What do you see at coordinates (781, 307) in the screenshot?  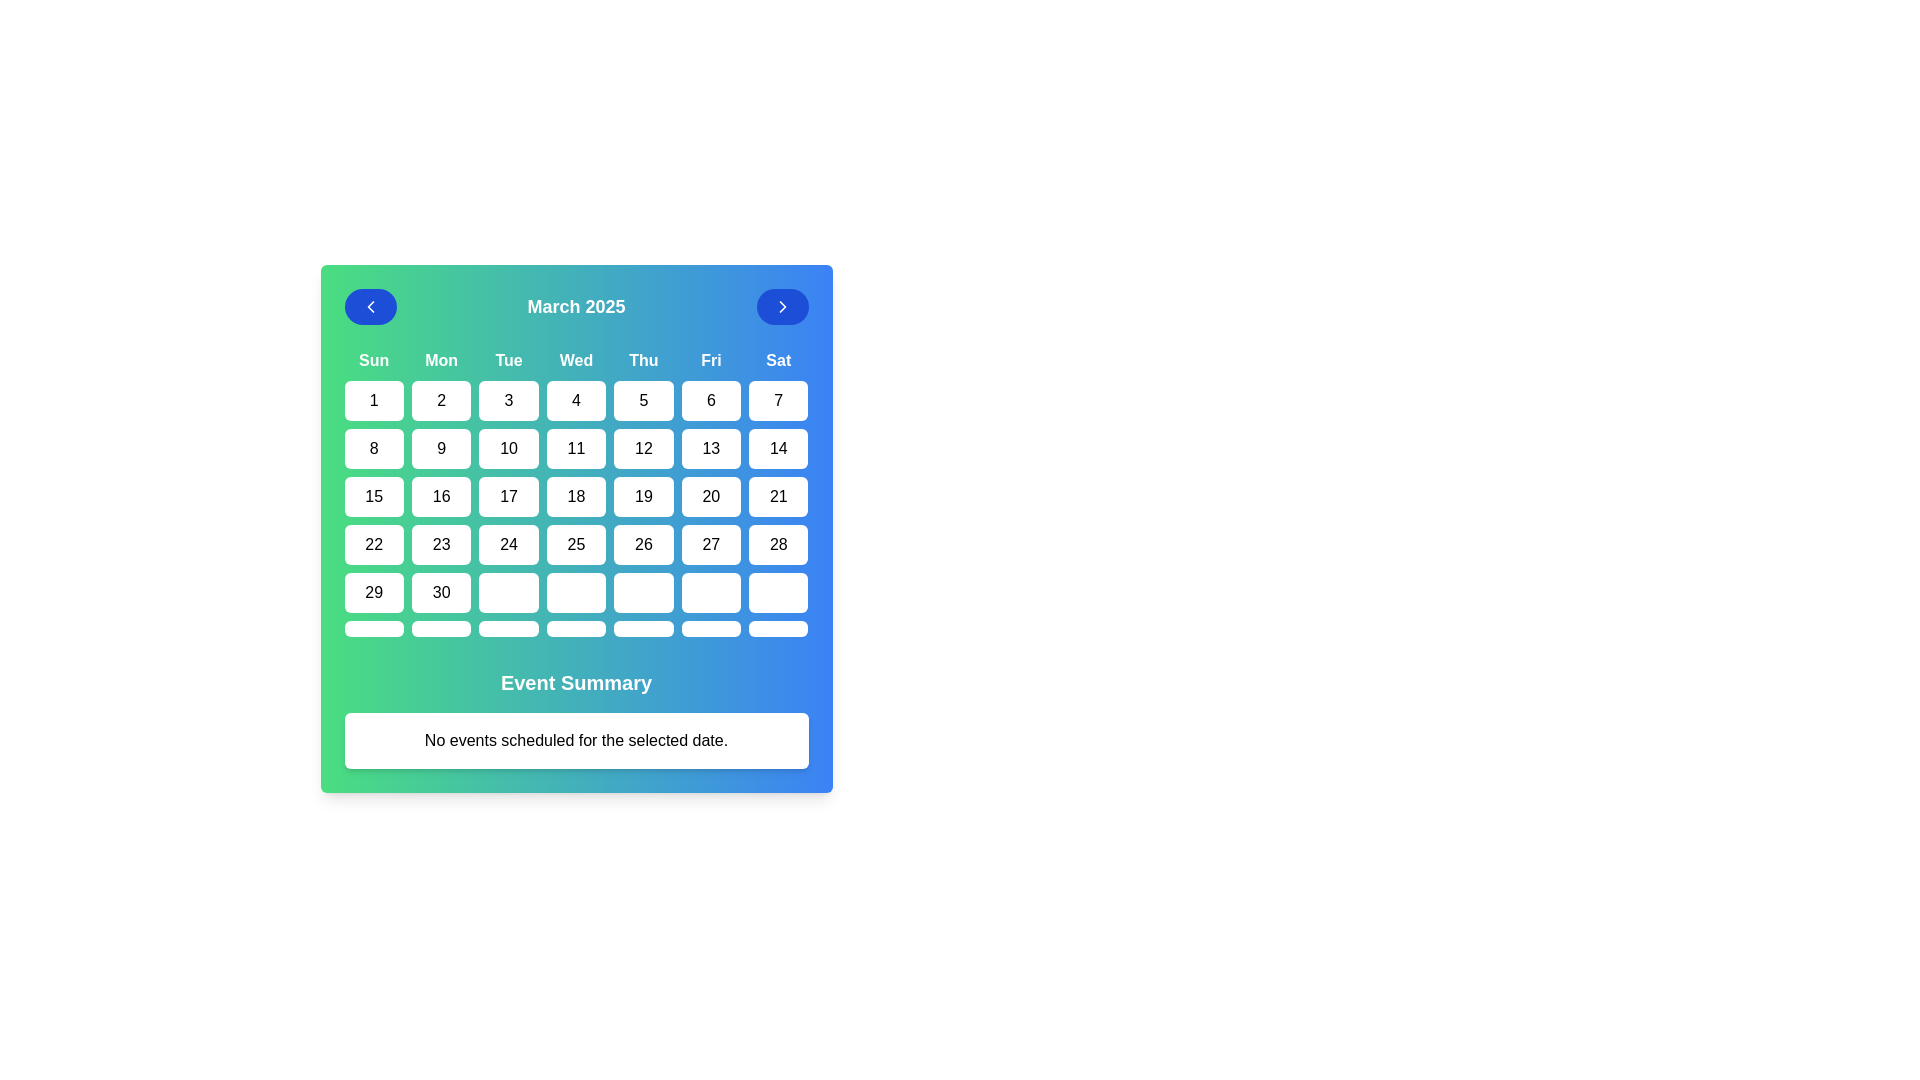 I see `the navigation button located in the top-right section of the calendar interface to advance to the next month` at bounding box center [781, 307].